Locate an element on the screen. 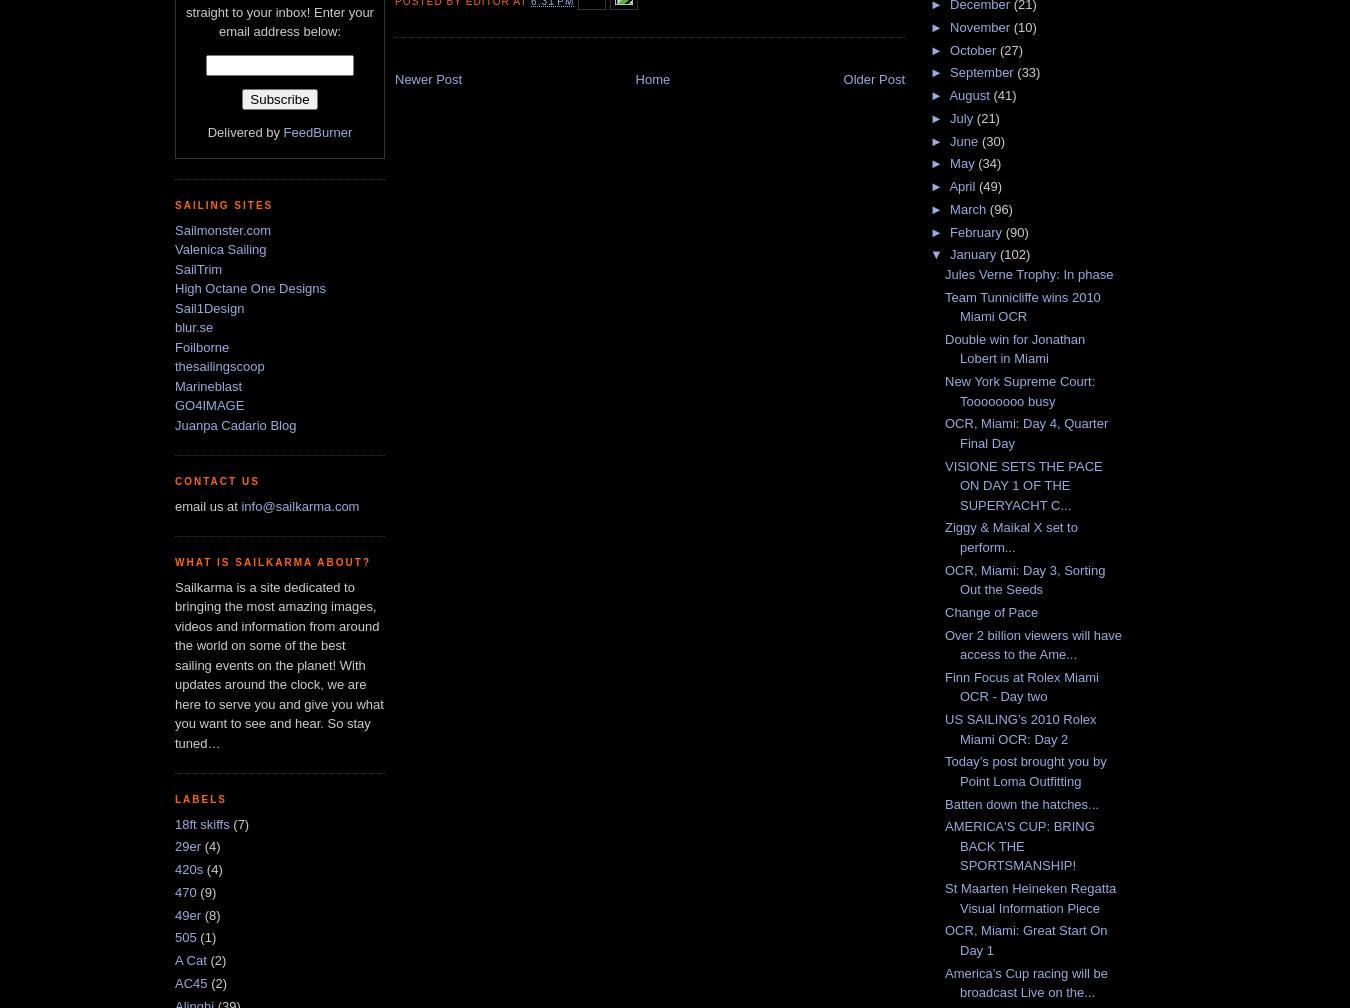 This screenshot has height=1008, width=1350. '(102)' is located at coordinates (998, 254).